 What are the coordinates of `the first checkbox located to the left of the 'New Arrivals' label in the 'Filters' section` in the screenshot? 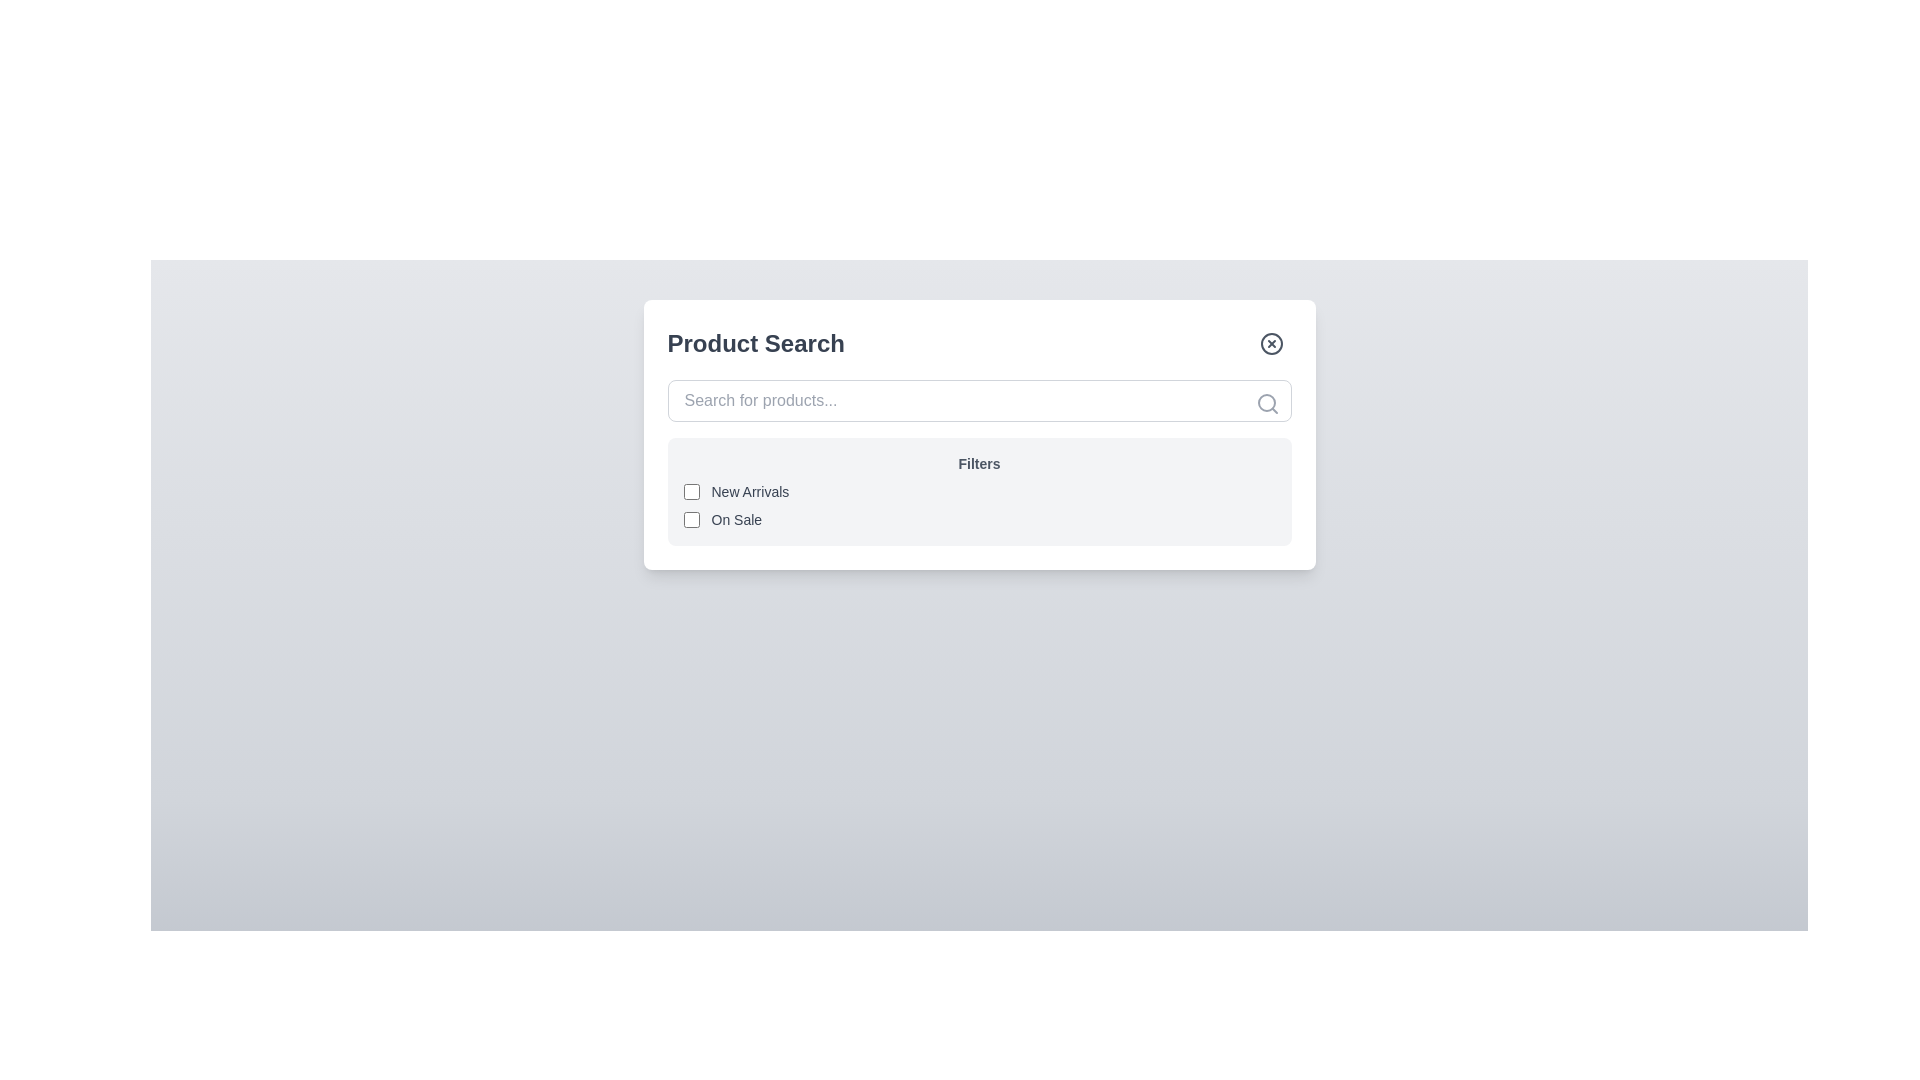 It's located at (691, 492).